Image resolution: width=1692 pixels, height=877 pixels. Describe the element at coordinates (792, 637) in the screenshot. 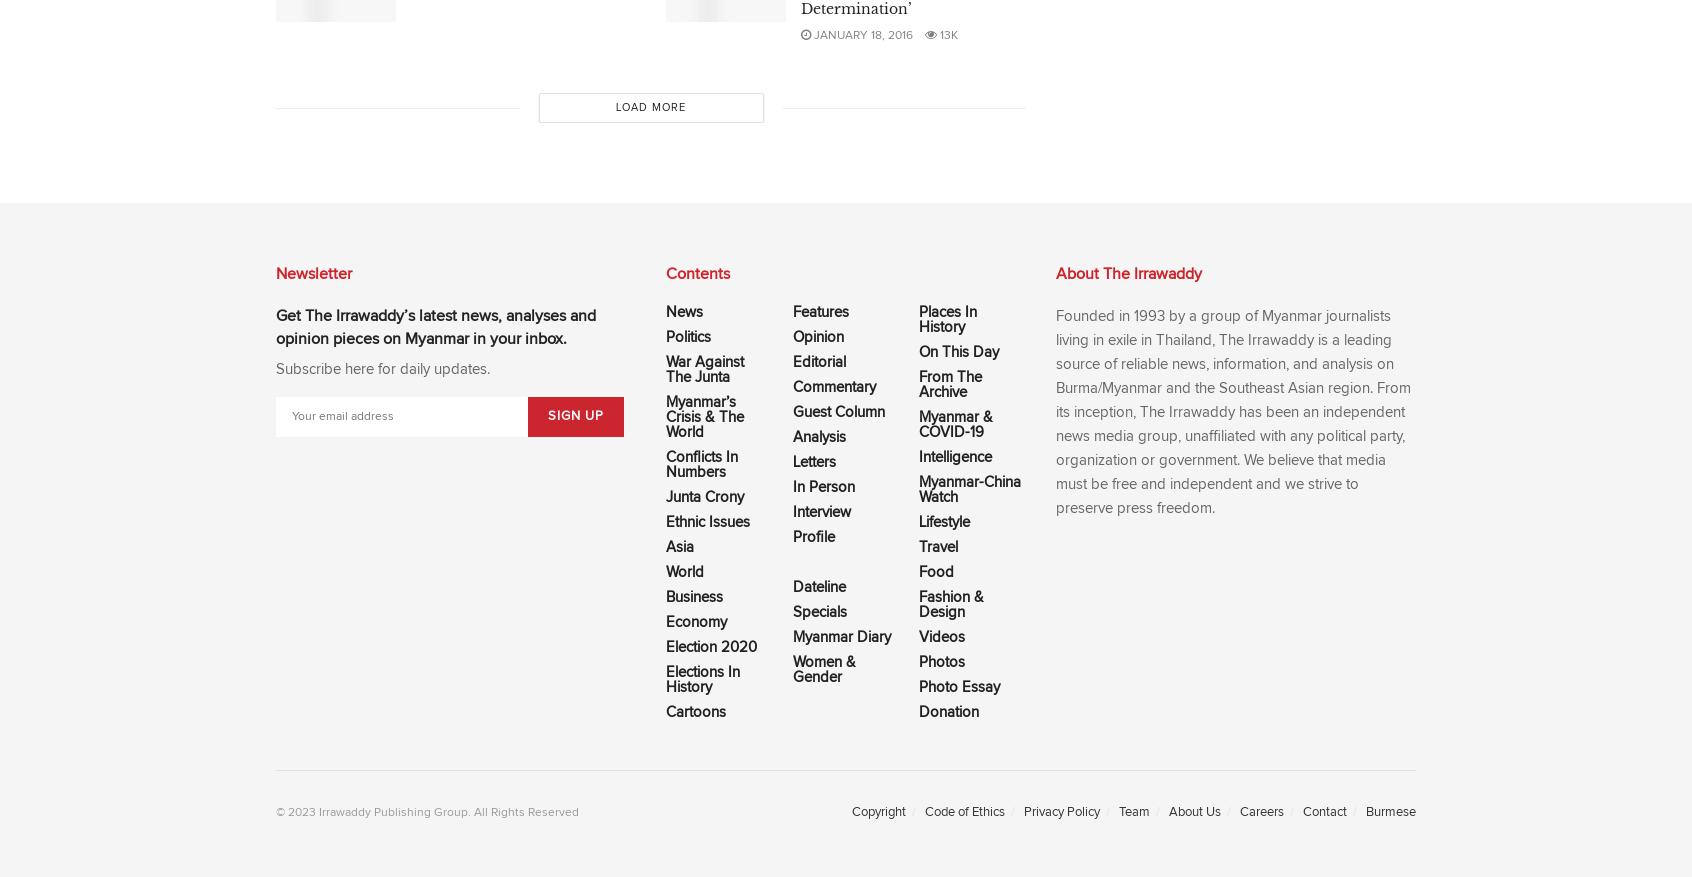

I see `'Myanmar Diary'` at that location.